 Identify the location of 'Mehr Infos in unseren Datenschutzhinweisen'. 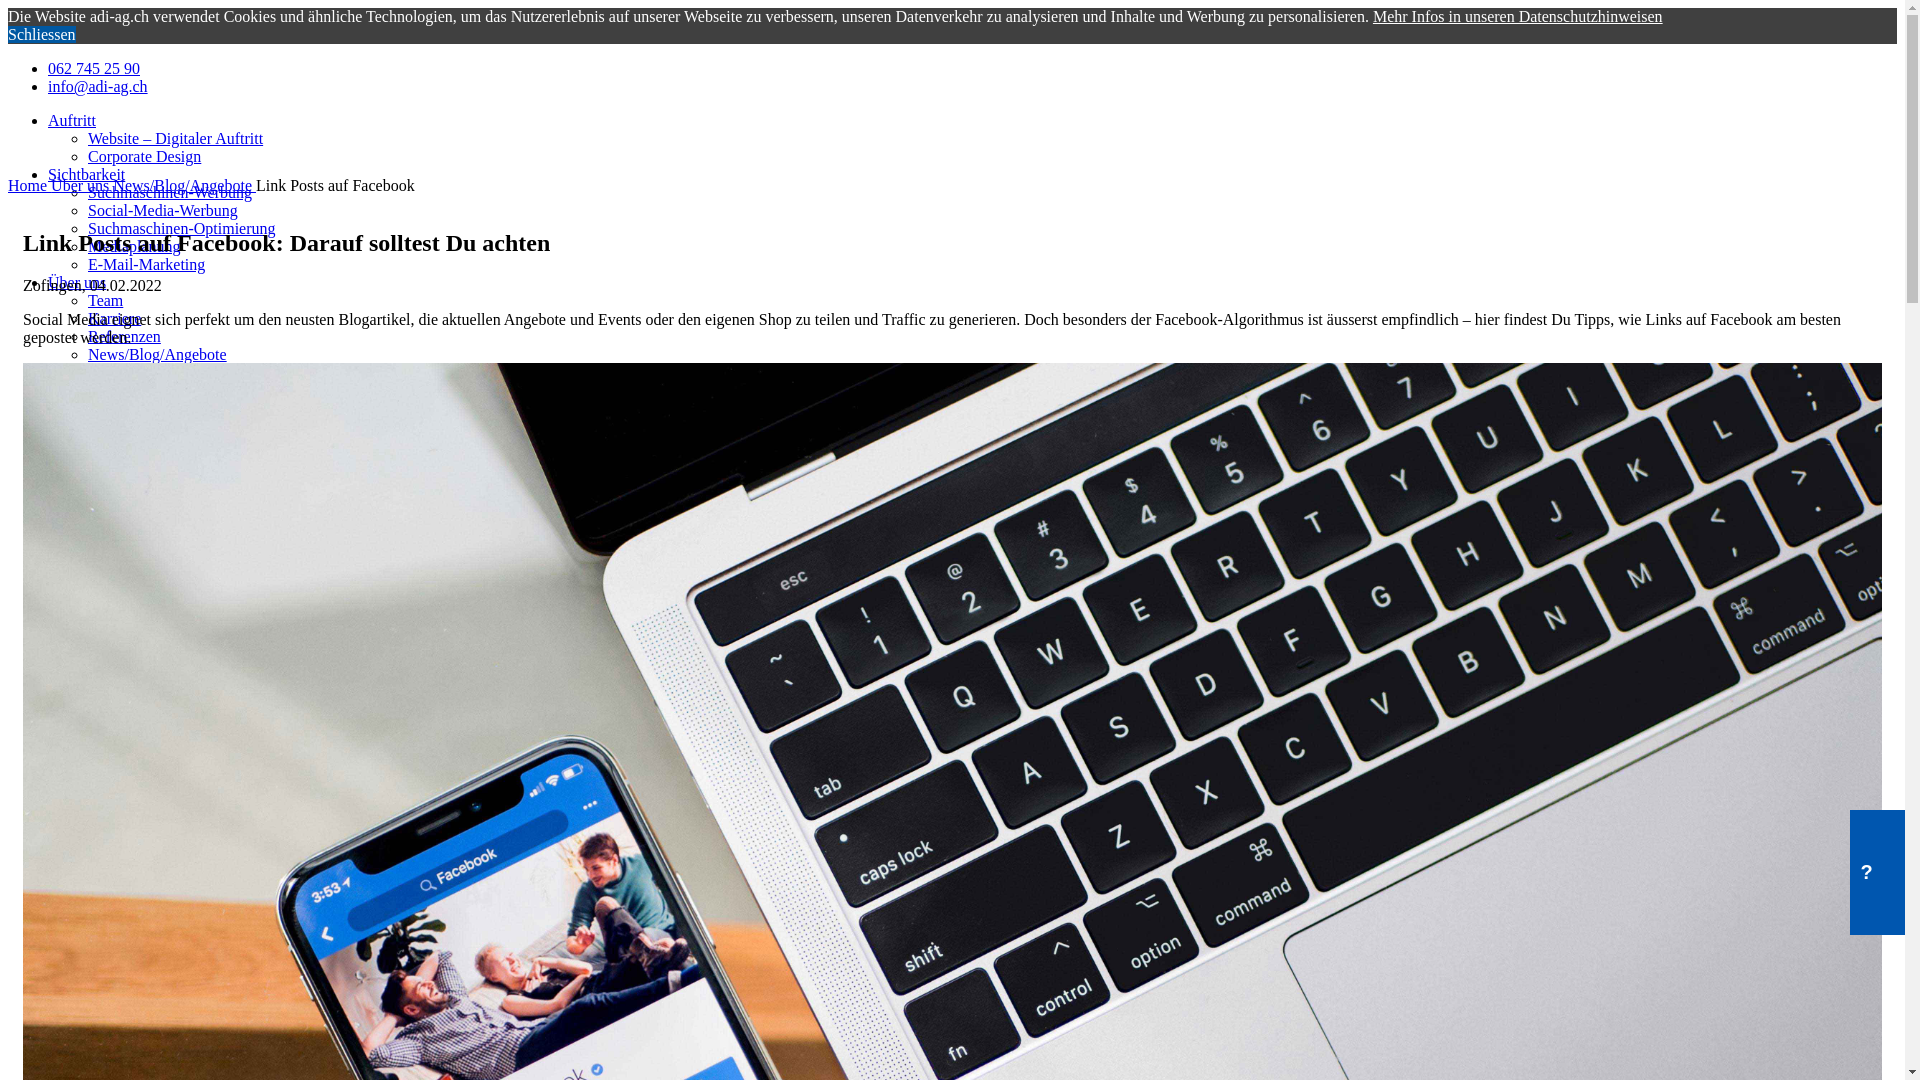
(1517, 16).